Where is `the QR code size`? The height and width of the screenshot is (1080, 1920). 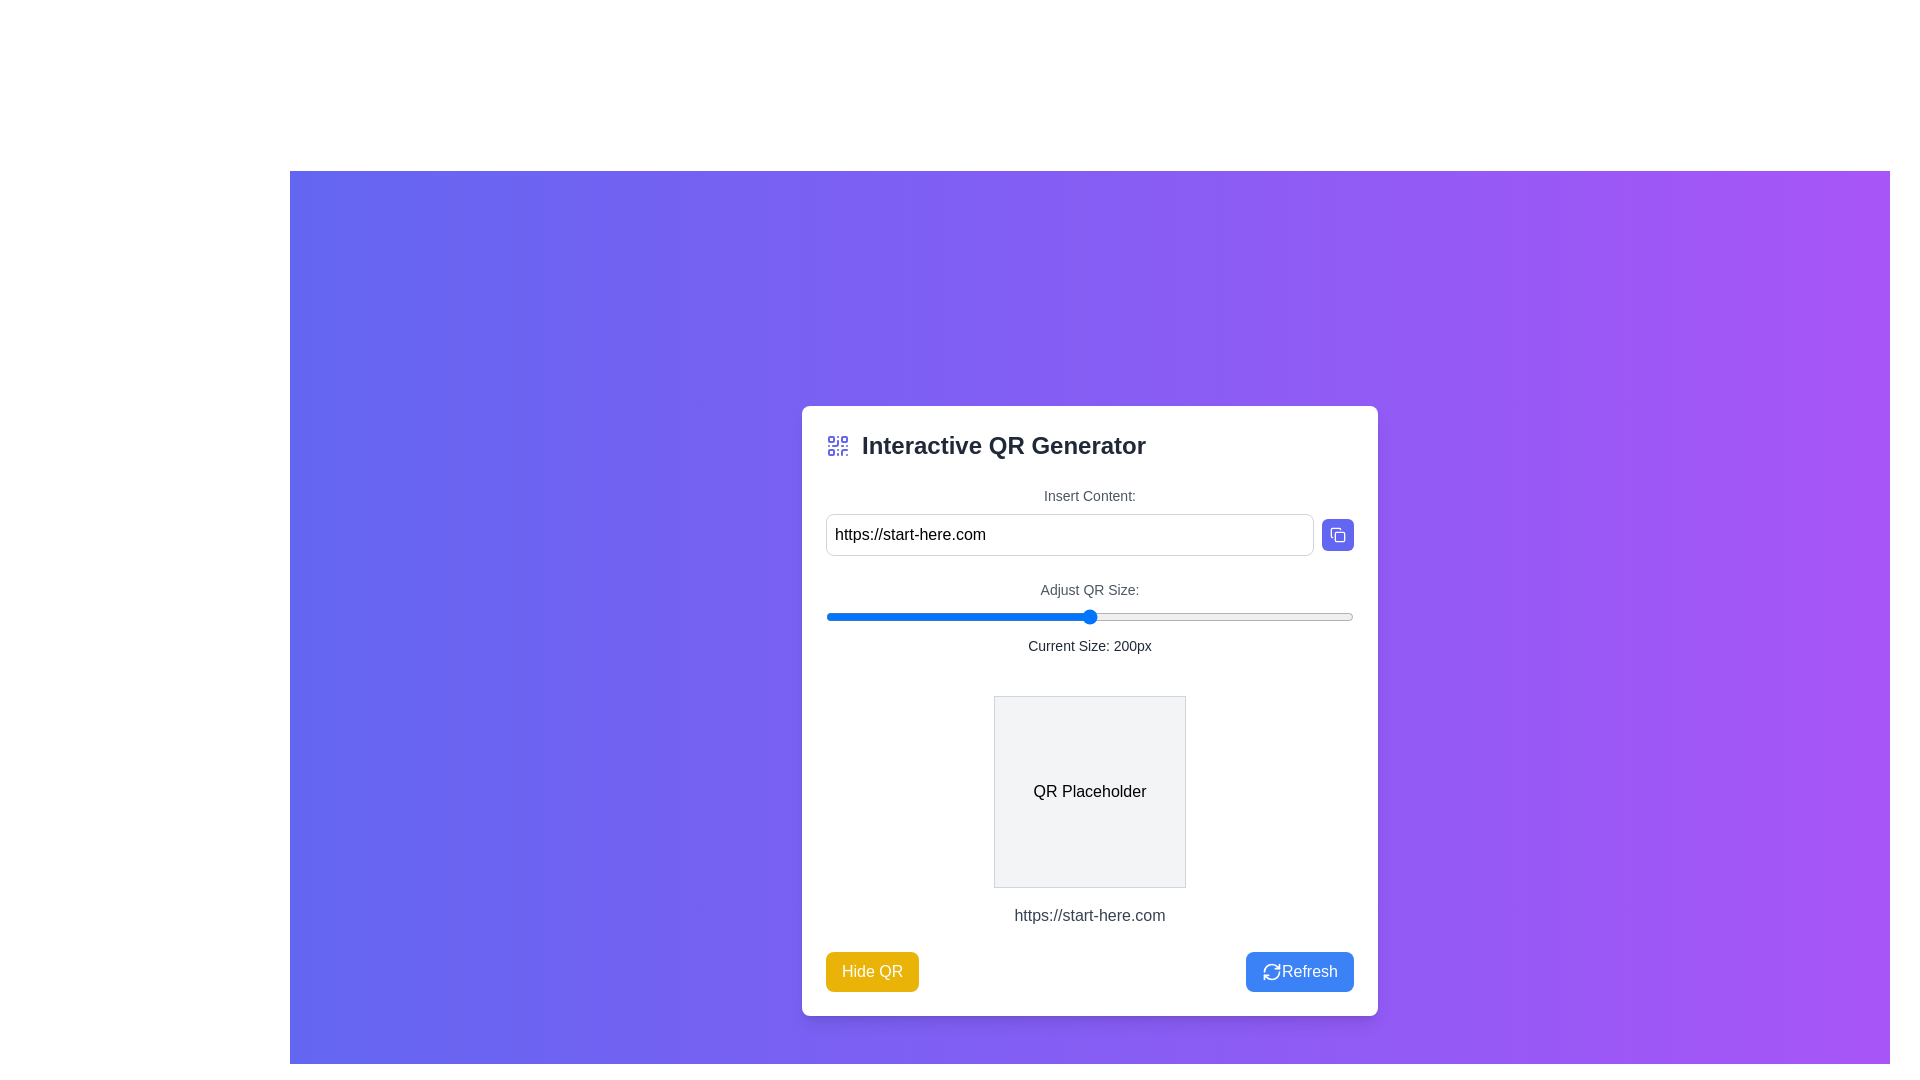
the QR code size is located at coordinates (1153, 616).